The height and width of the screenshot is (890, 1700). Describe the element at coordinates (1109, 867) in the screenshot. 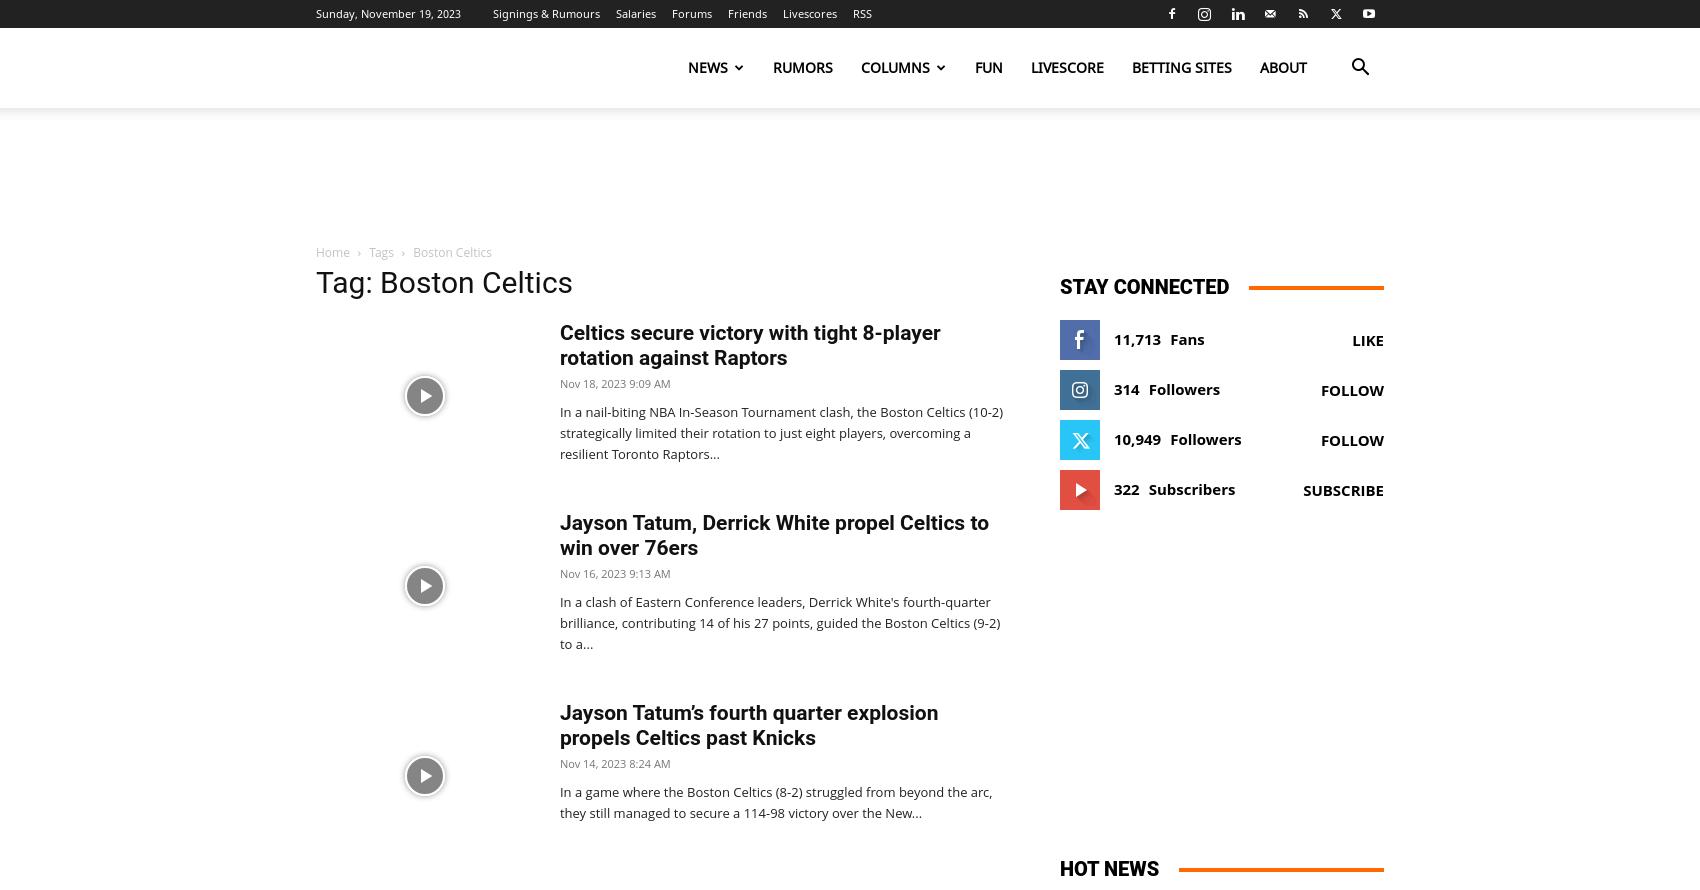

I see `'HOT NEWS'` at that location.